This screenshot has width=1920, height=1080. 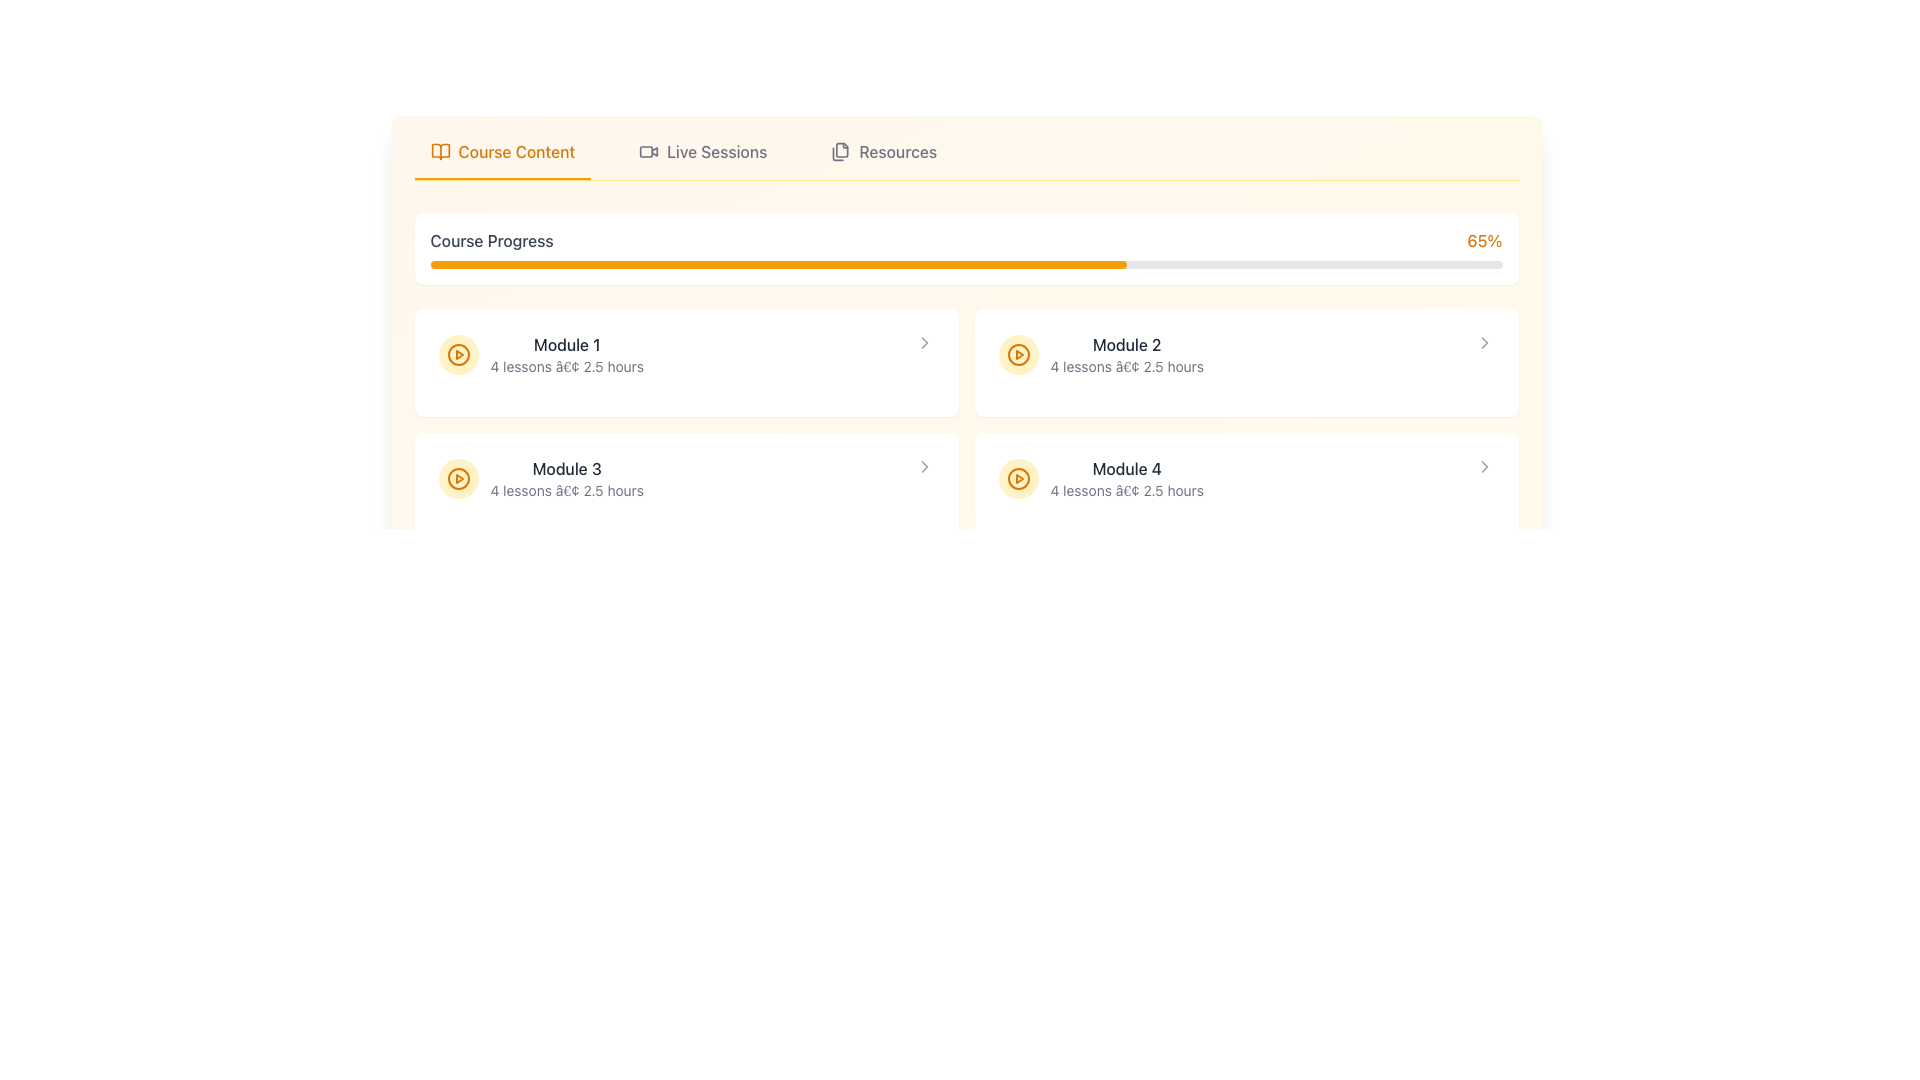 What do you see at coordinates (923, 342) in the screenshot?
I see `the right-facing gray chevron icon for navigation associated with 'Module 1'` at bounding box center [923, 342].